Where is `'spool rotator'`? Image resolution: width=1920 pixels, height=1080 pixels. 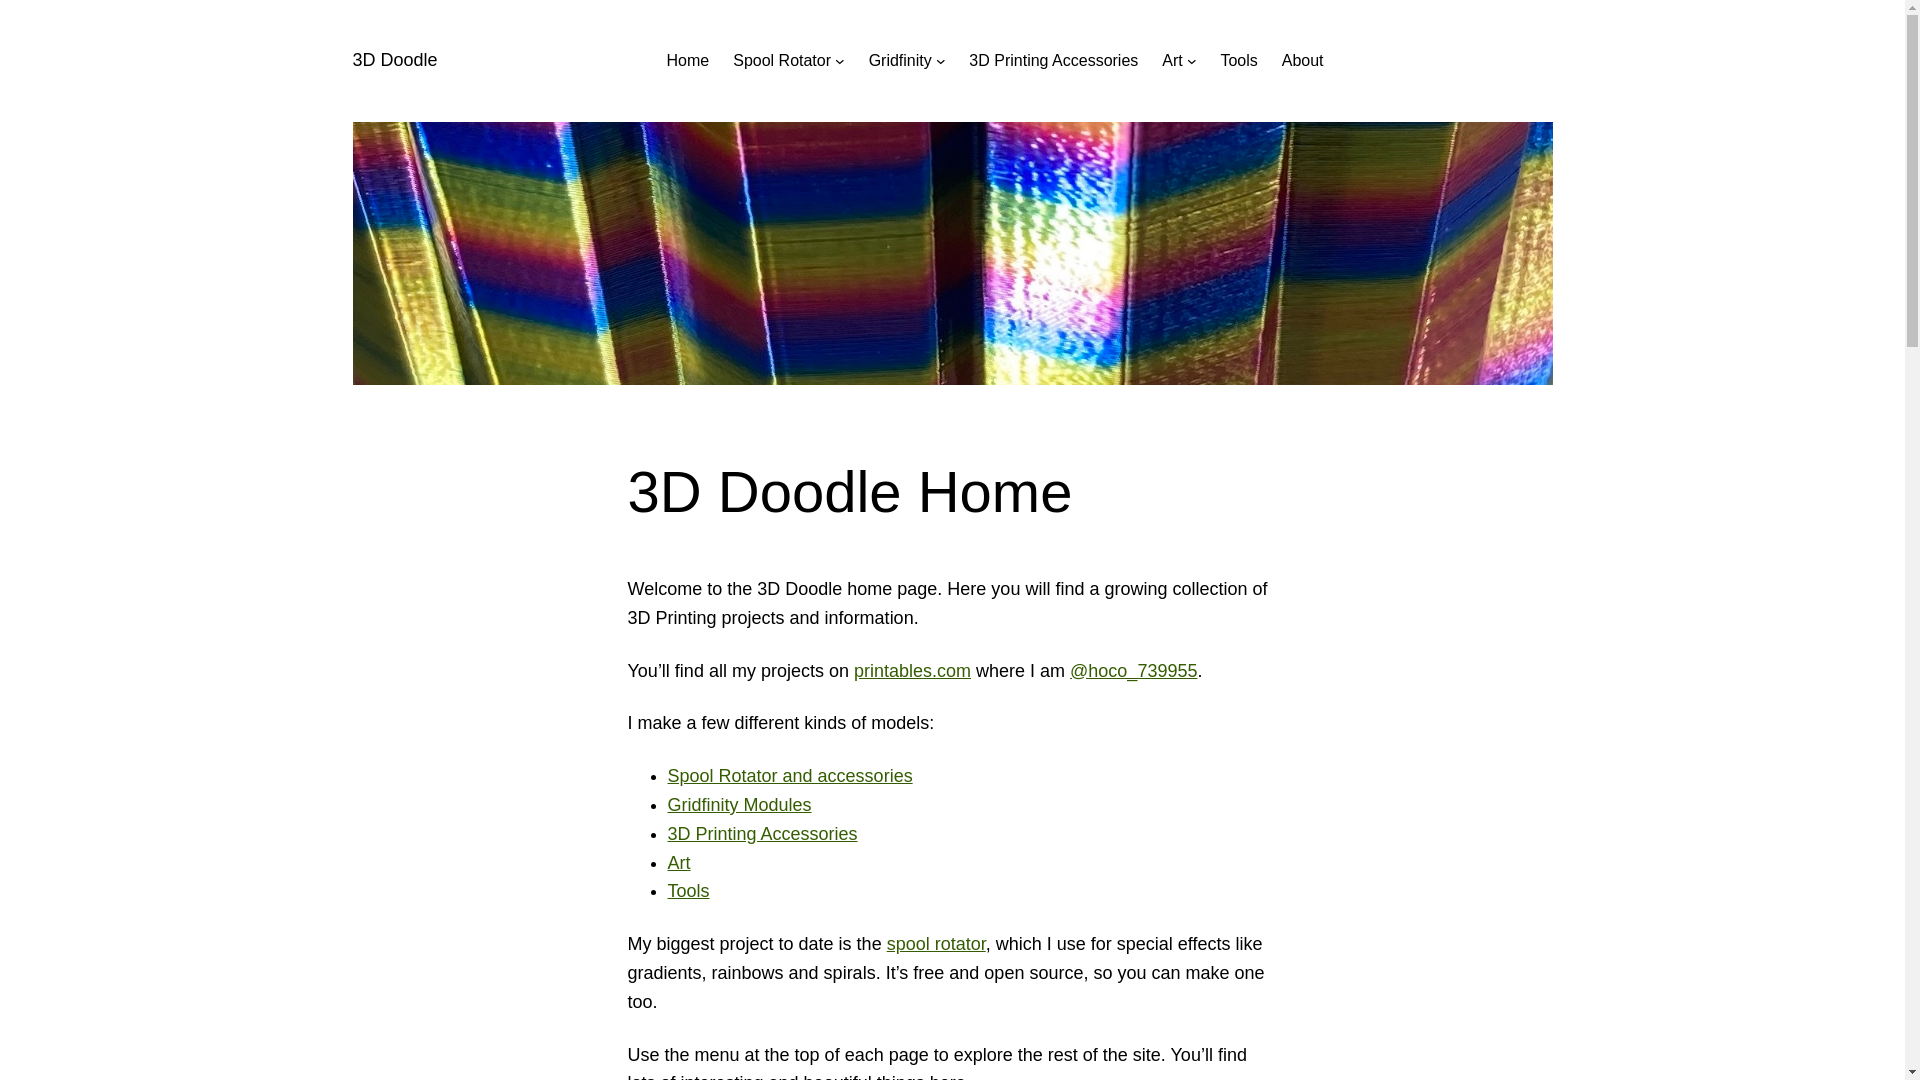 'spool rotator' is located at coordinates (935, 944).